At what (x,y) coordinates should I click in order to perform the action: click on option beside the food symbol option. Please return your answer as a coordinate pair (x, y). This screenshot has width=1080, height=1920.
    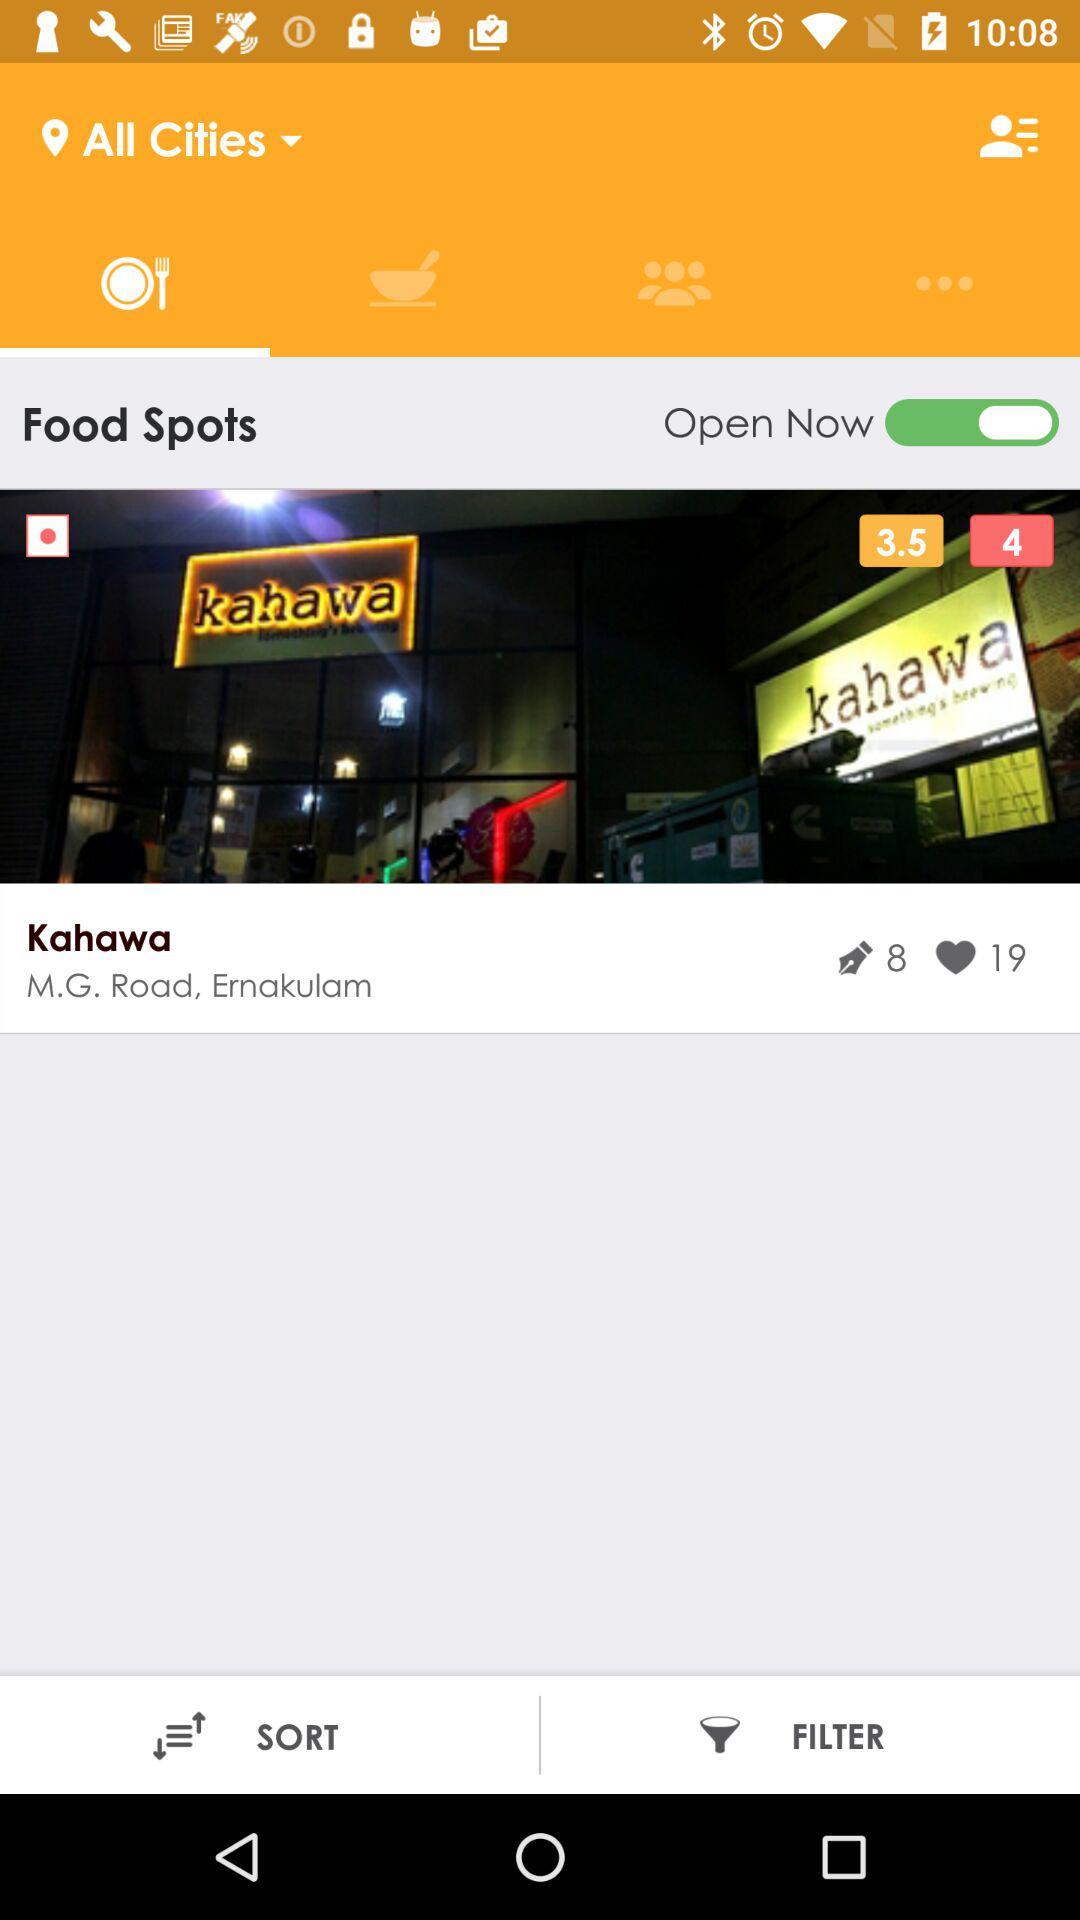
    Looking at the image, I should click on (404, 282).